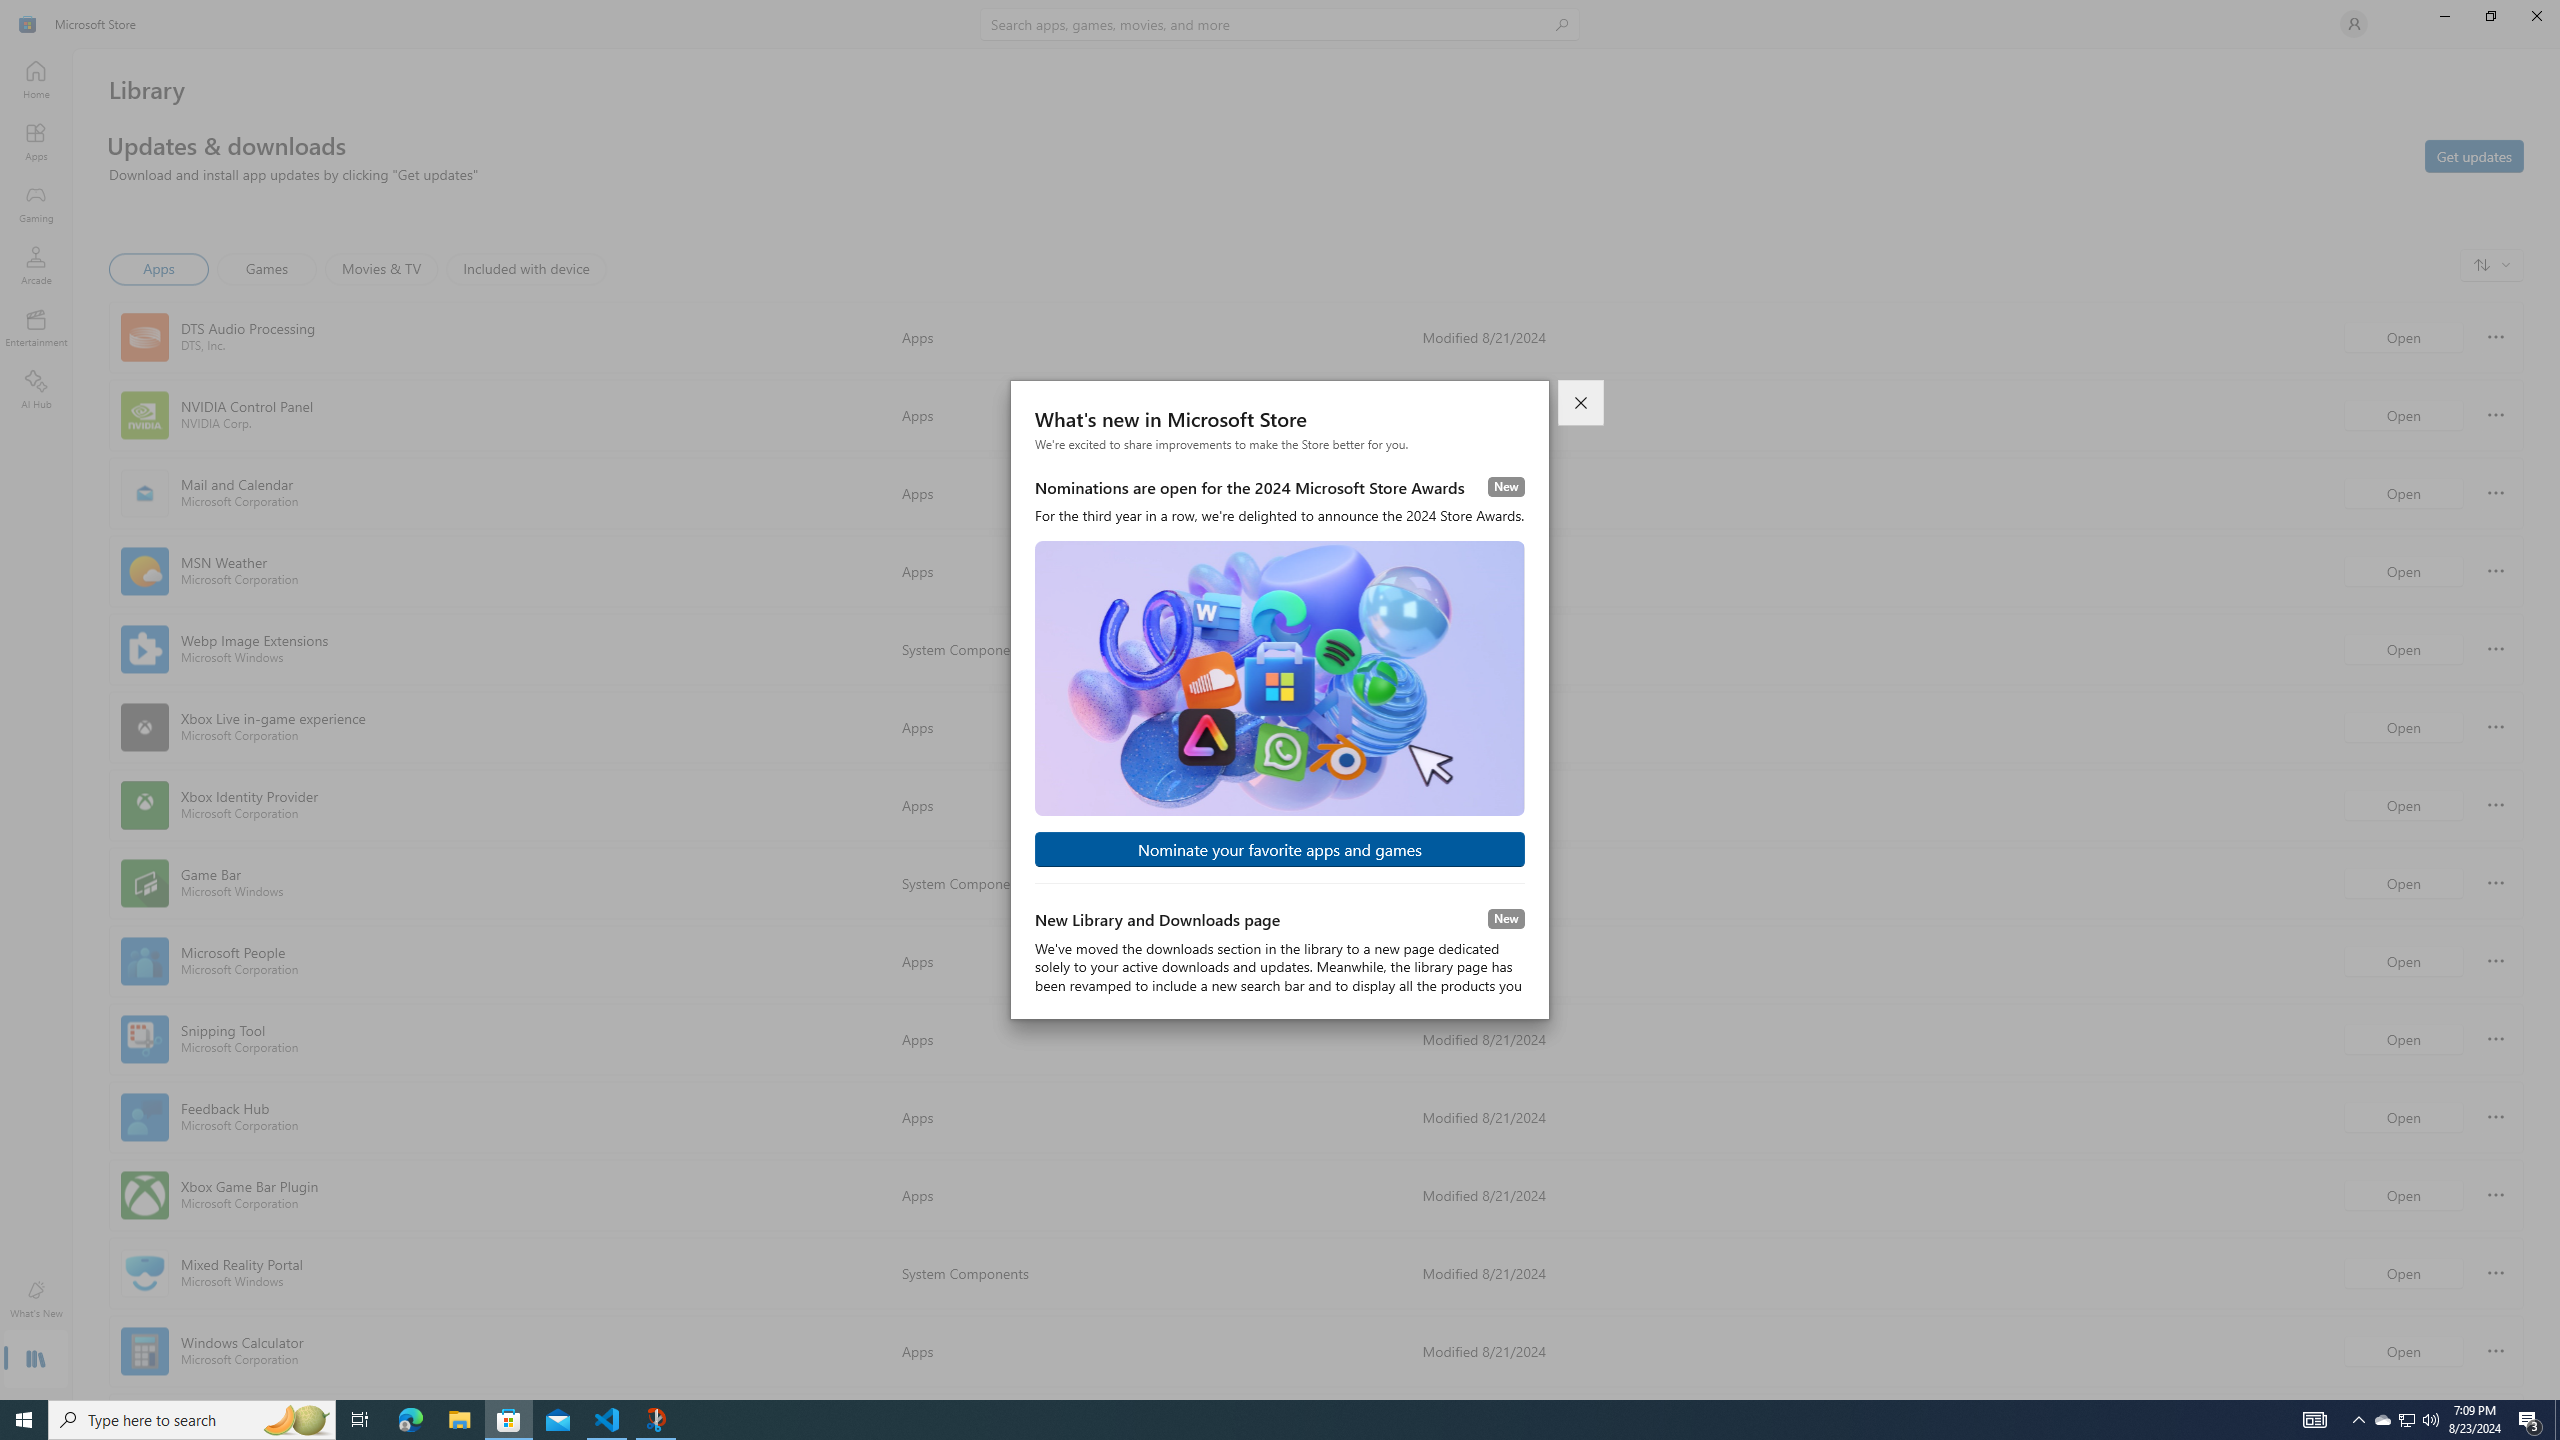 This screenshot has height=1440, width=2560. Describe the element at coordinates (34, 78) in the screenshot. I see `'Home'` at that location.